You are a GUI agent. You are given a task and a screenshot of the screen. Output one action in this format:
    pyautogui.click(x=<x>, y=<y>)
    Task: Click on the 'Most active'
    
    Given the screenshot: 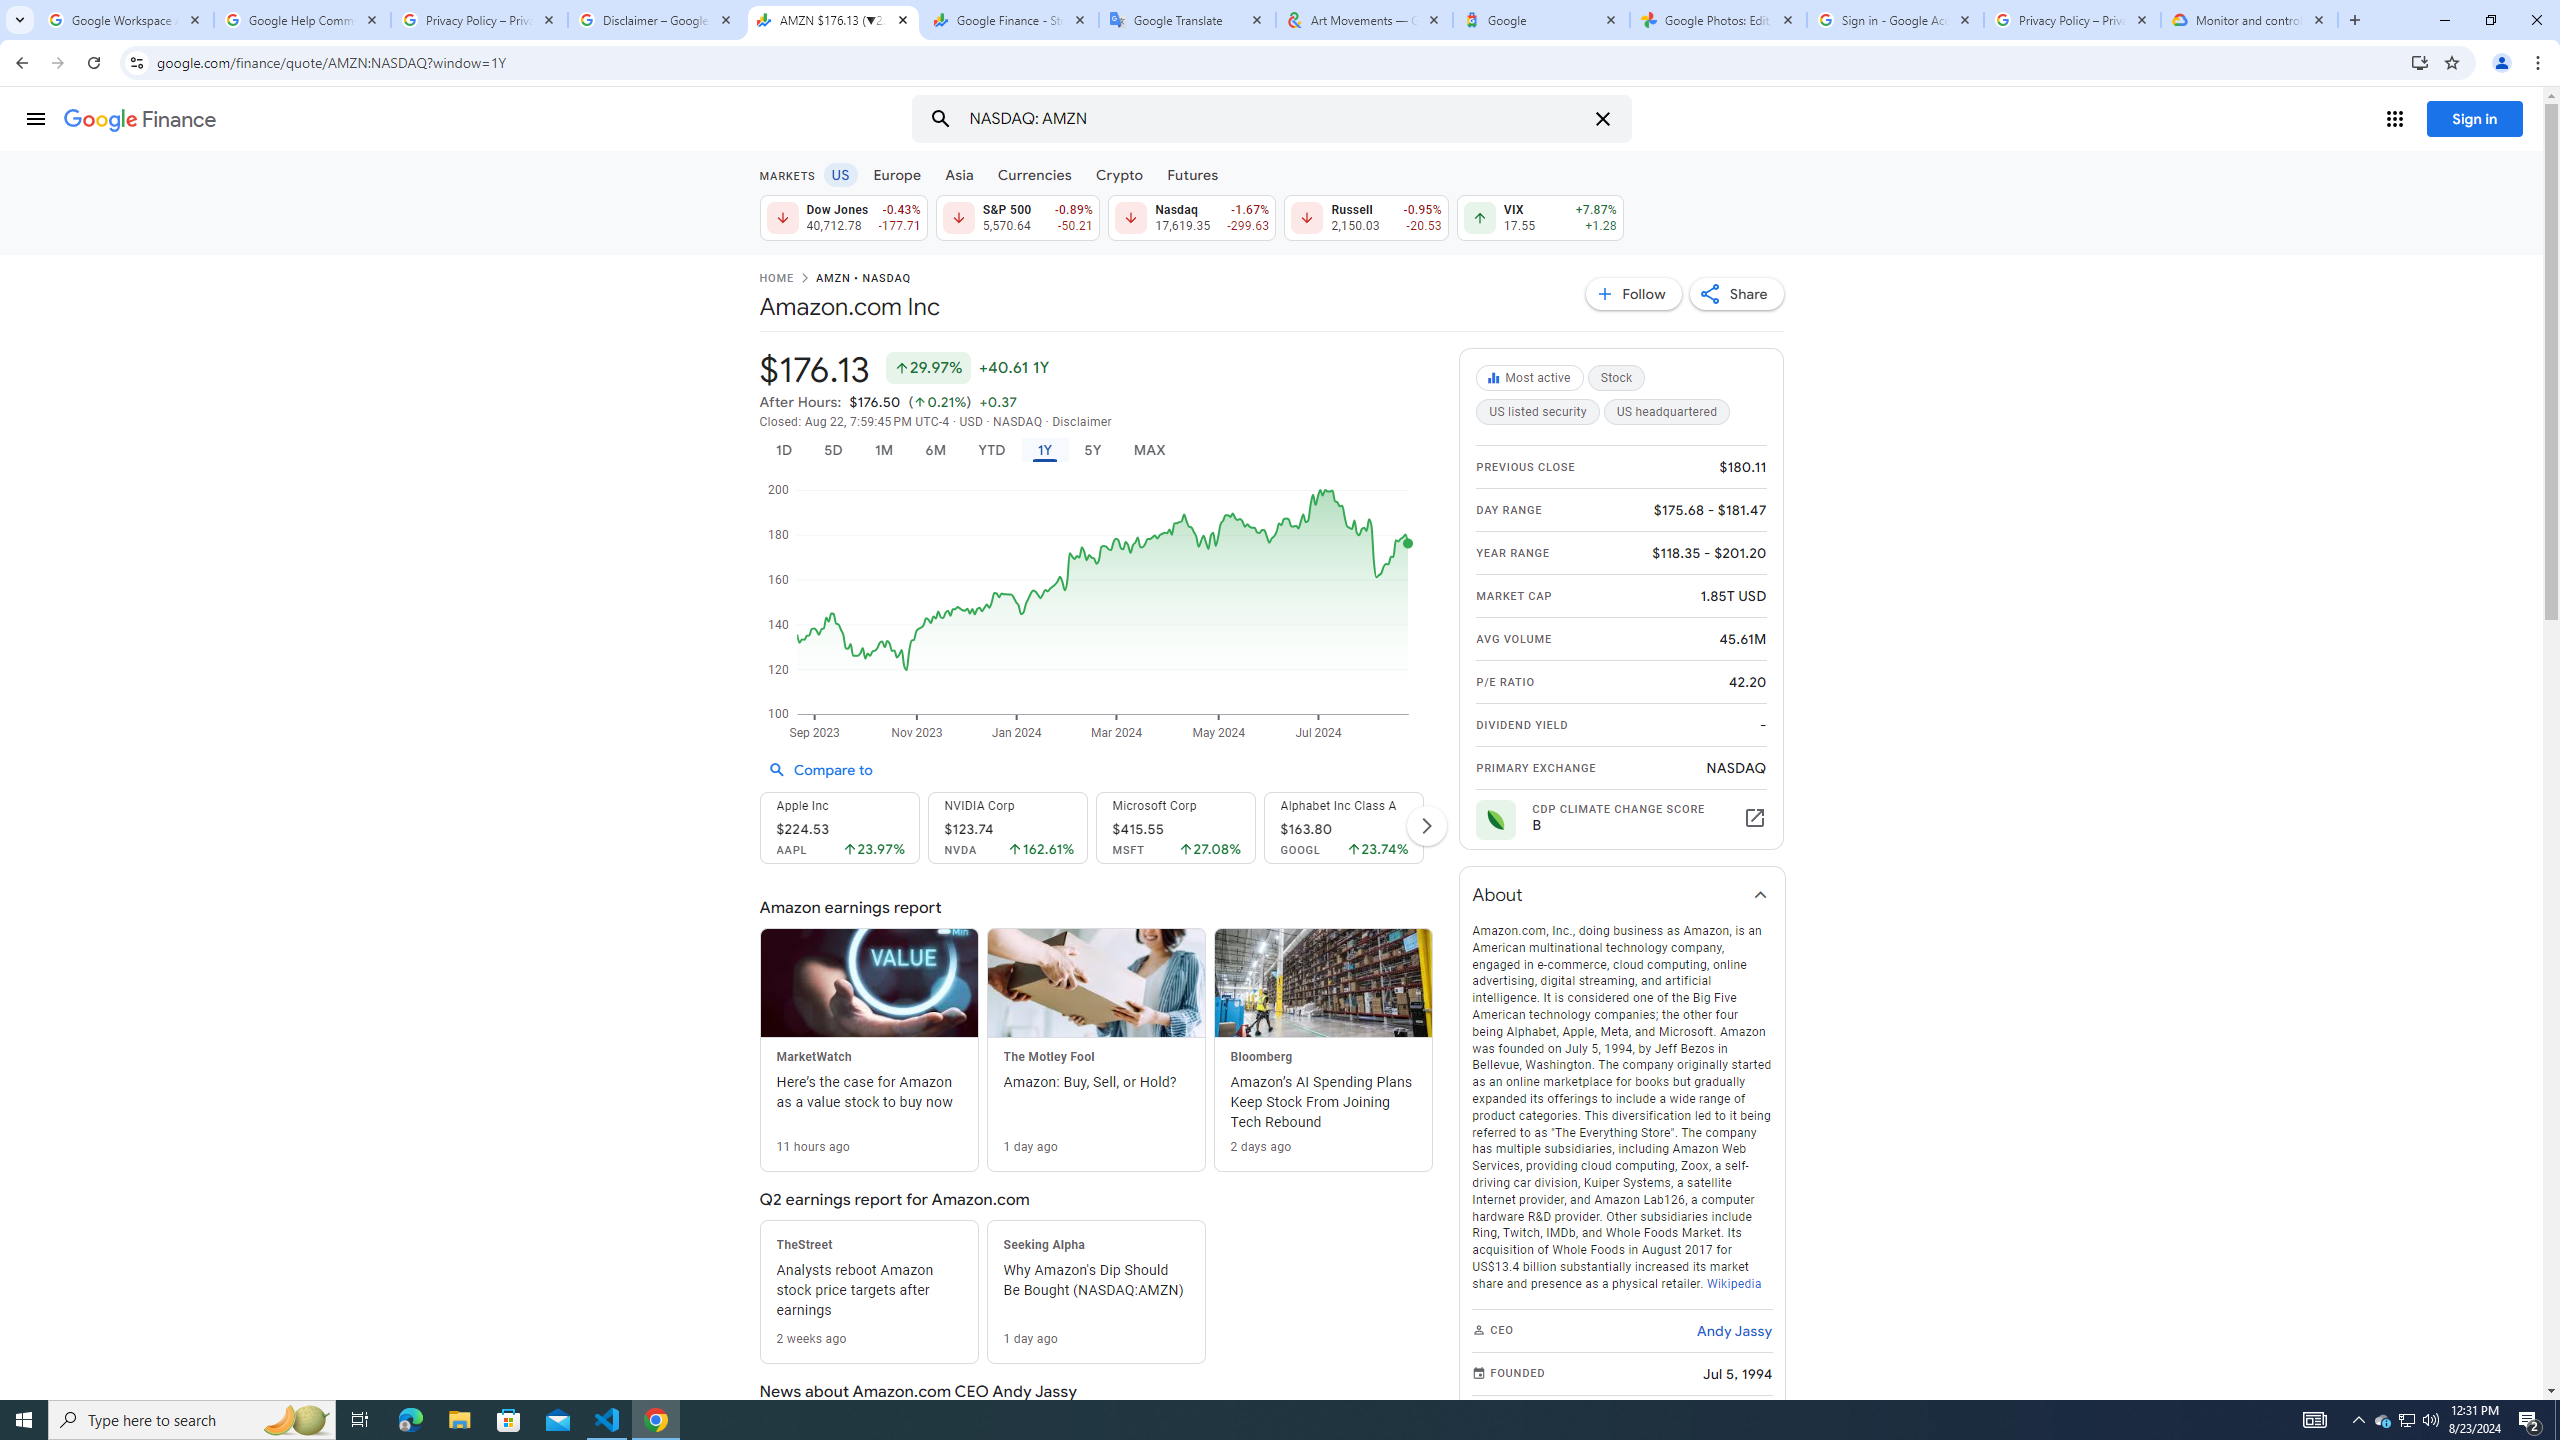 What is the action you would take?
    pyautogui.click(x=1532, y=378)
    